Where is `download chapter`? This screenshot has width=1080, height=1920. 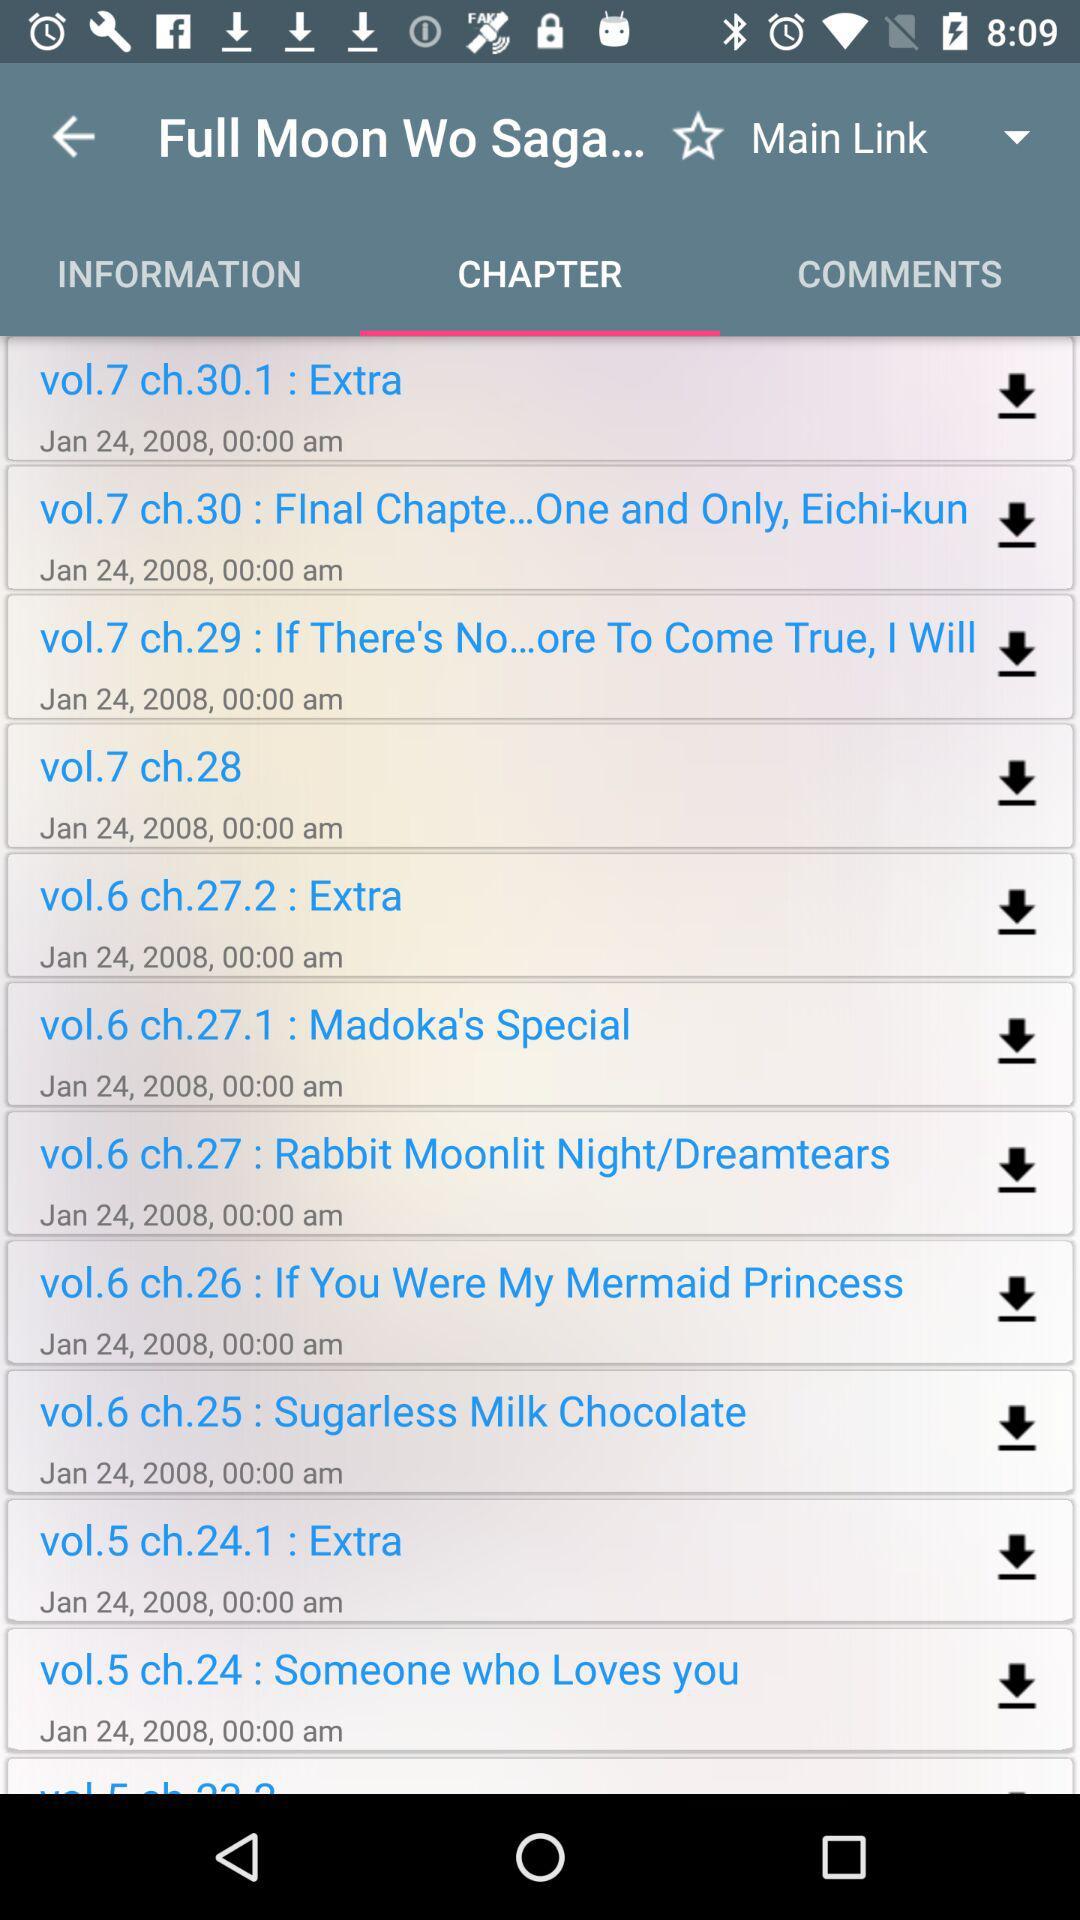 download chapter is located at coordinates (1017, 397).